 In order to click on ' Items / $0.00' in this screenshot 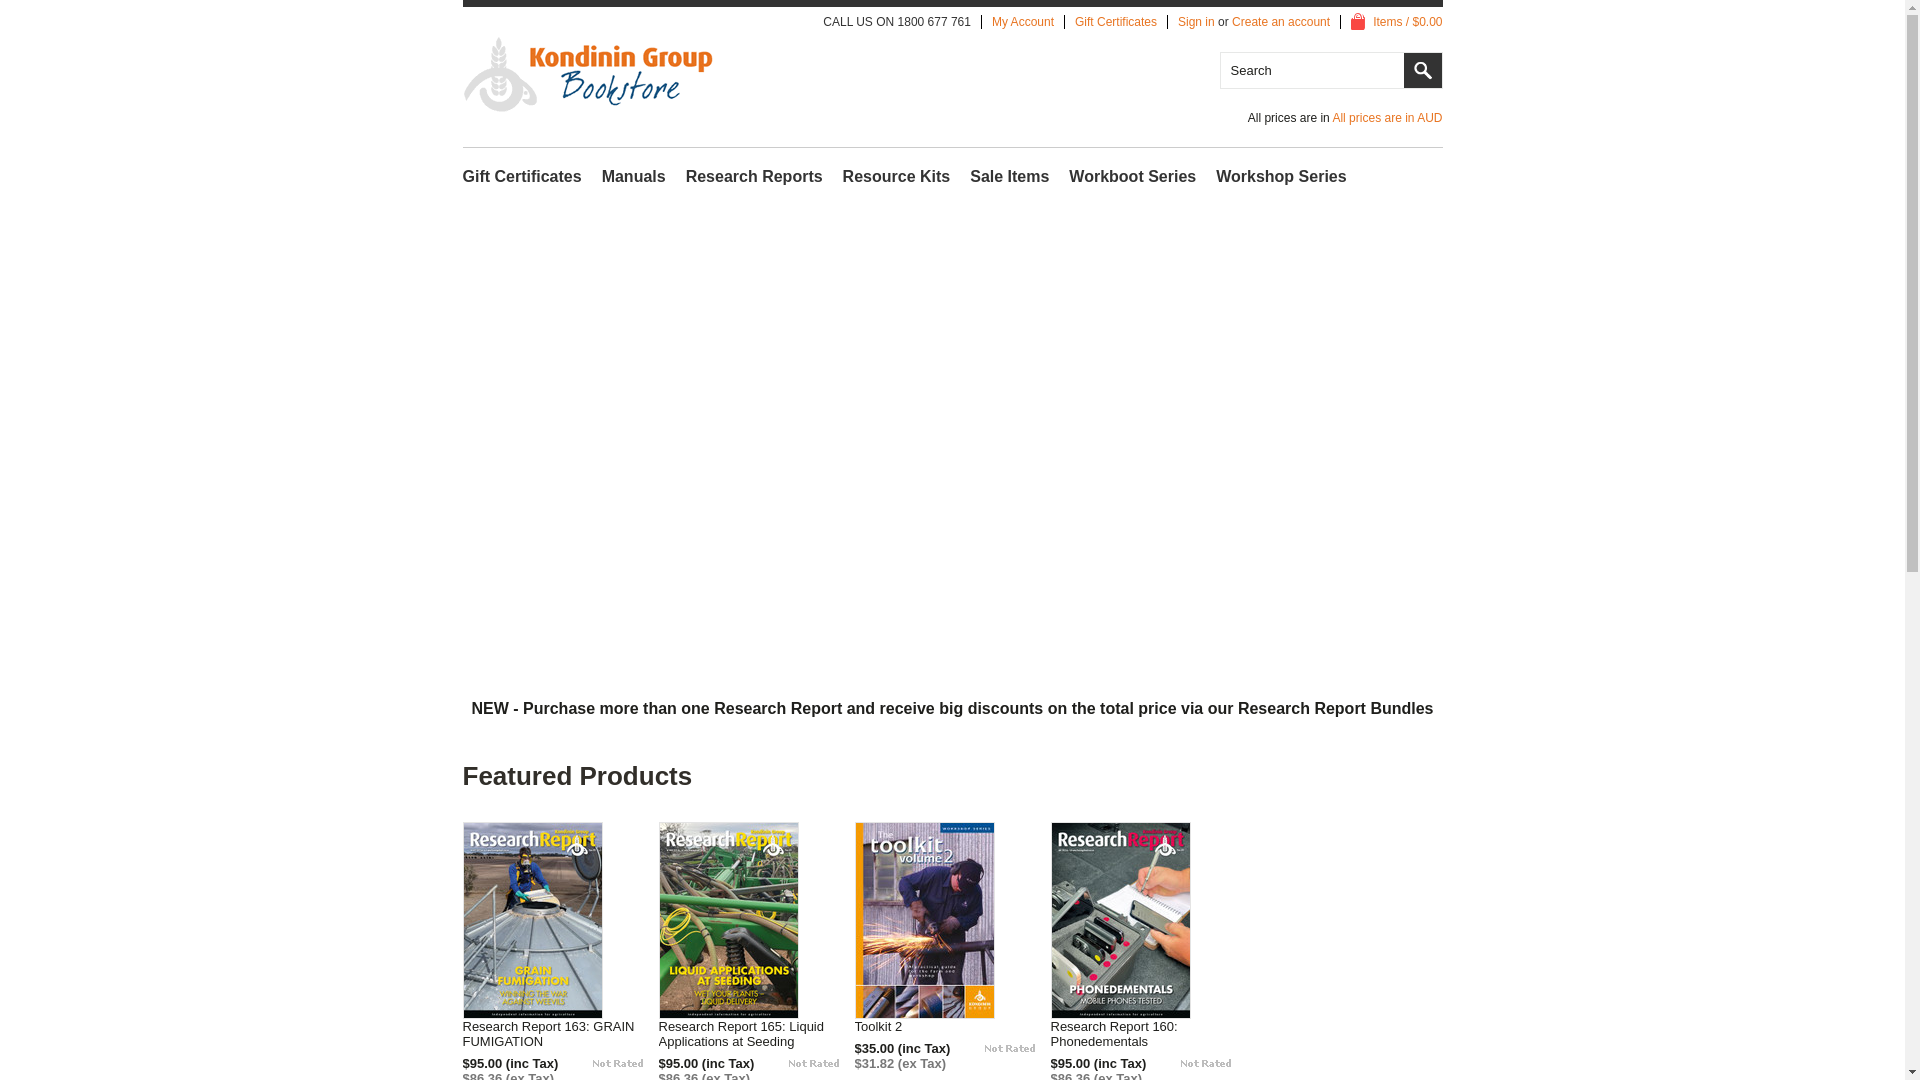, I will do `click(1395, 22)`.